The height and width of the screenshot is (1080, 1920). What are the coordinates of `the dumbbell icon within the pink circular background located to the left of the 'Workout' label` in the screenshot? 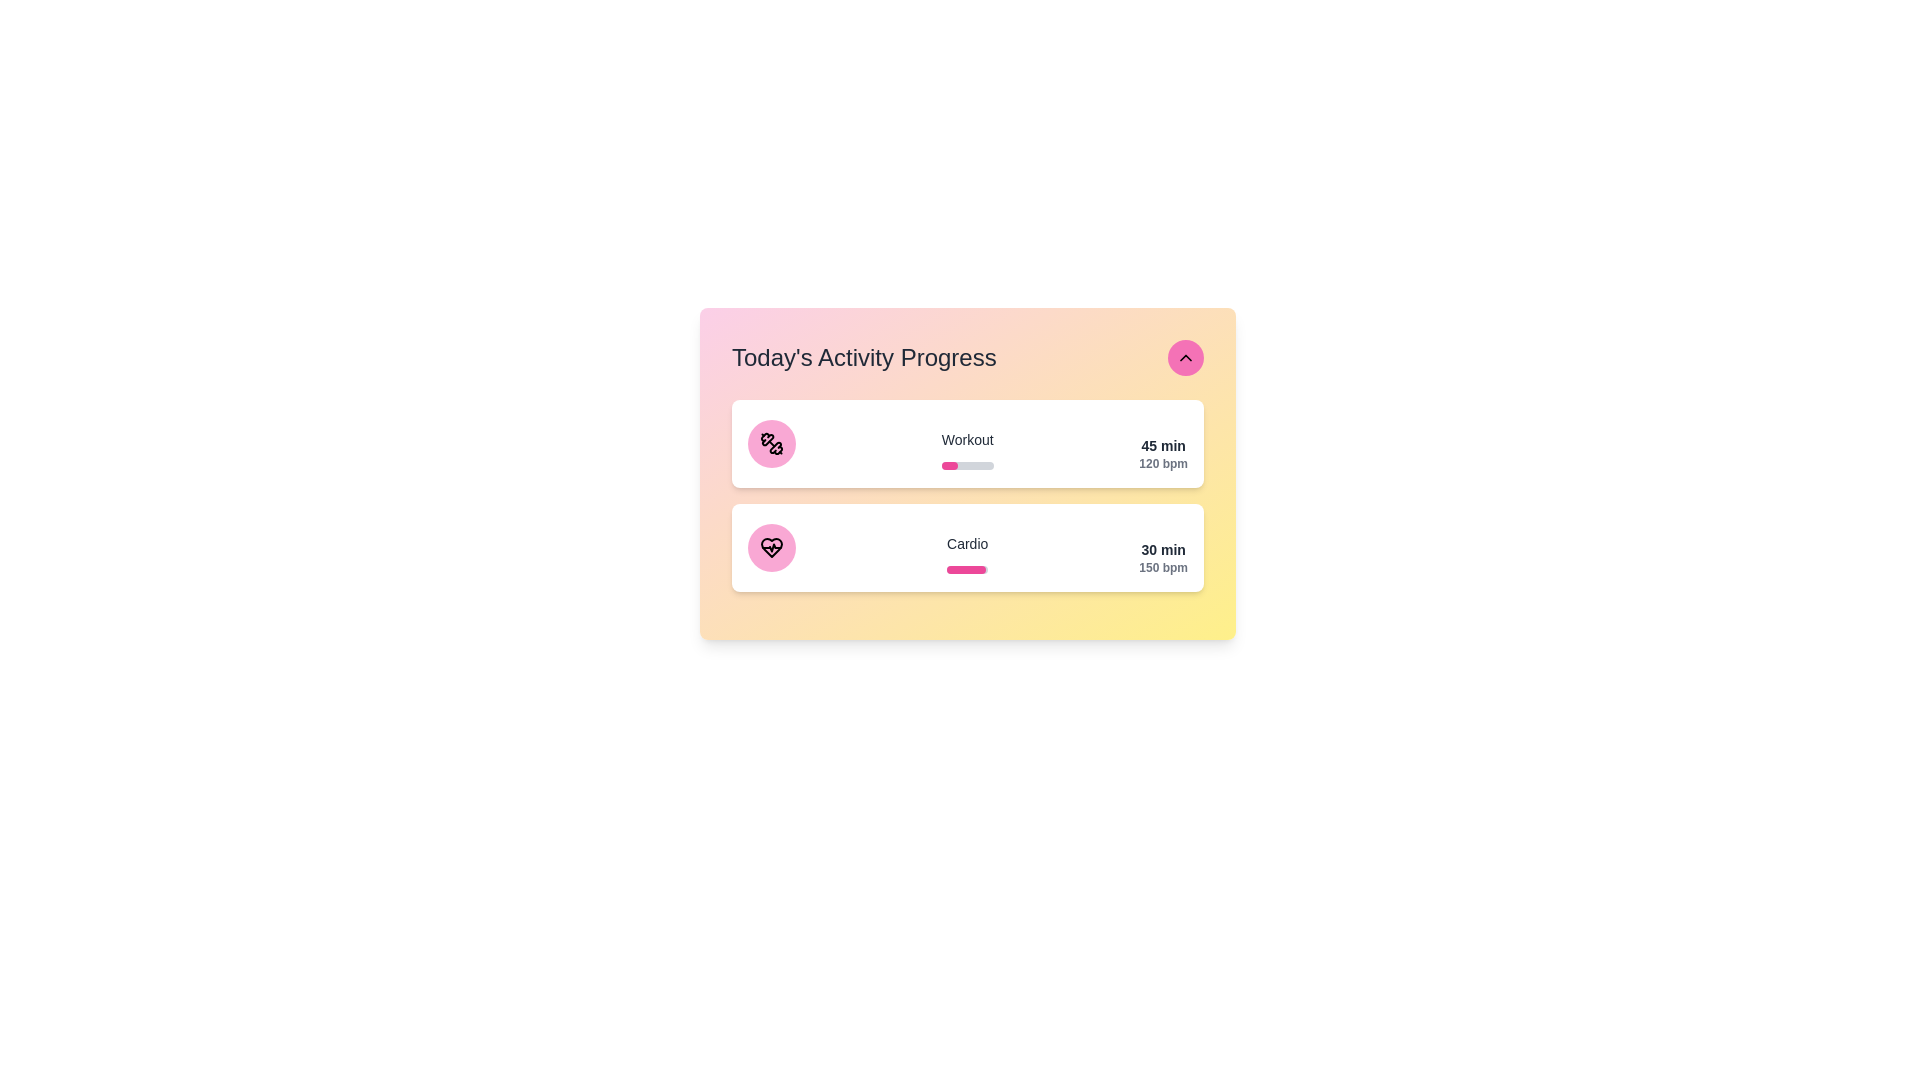 It's located at (771, 442).